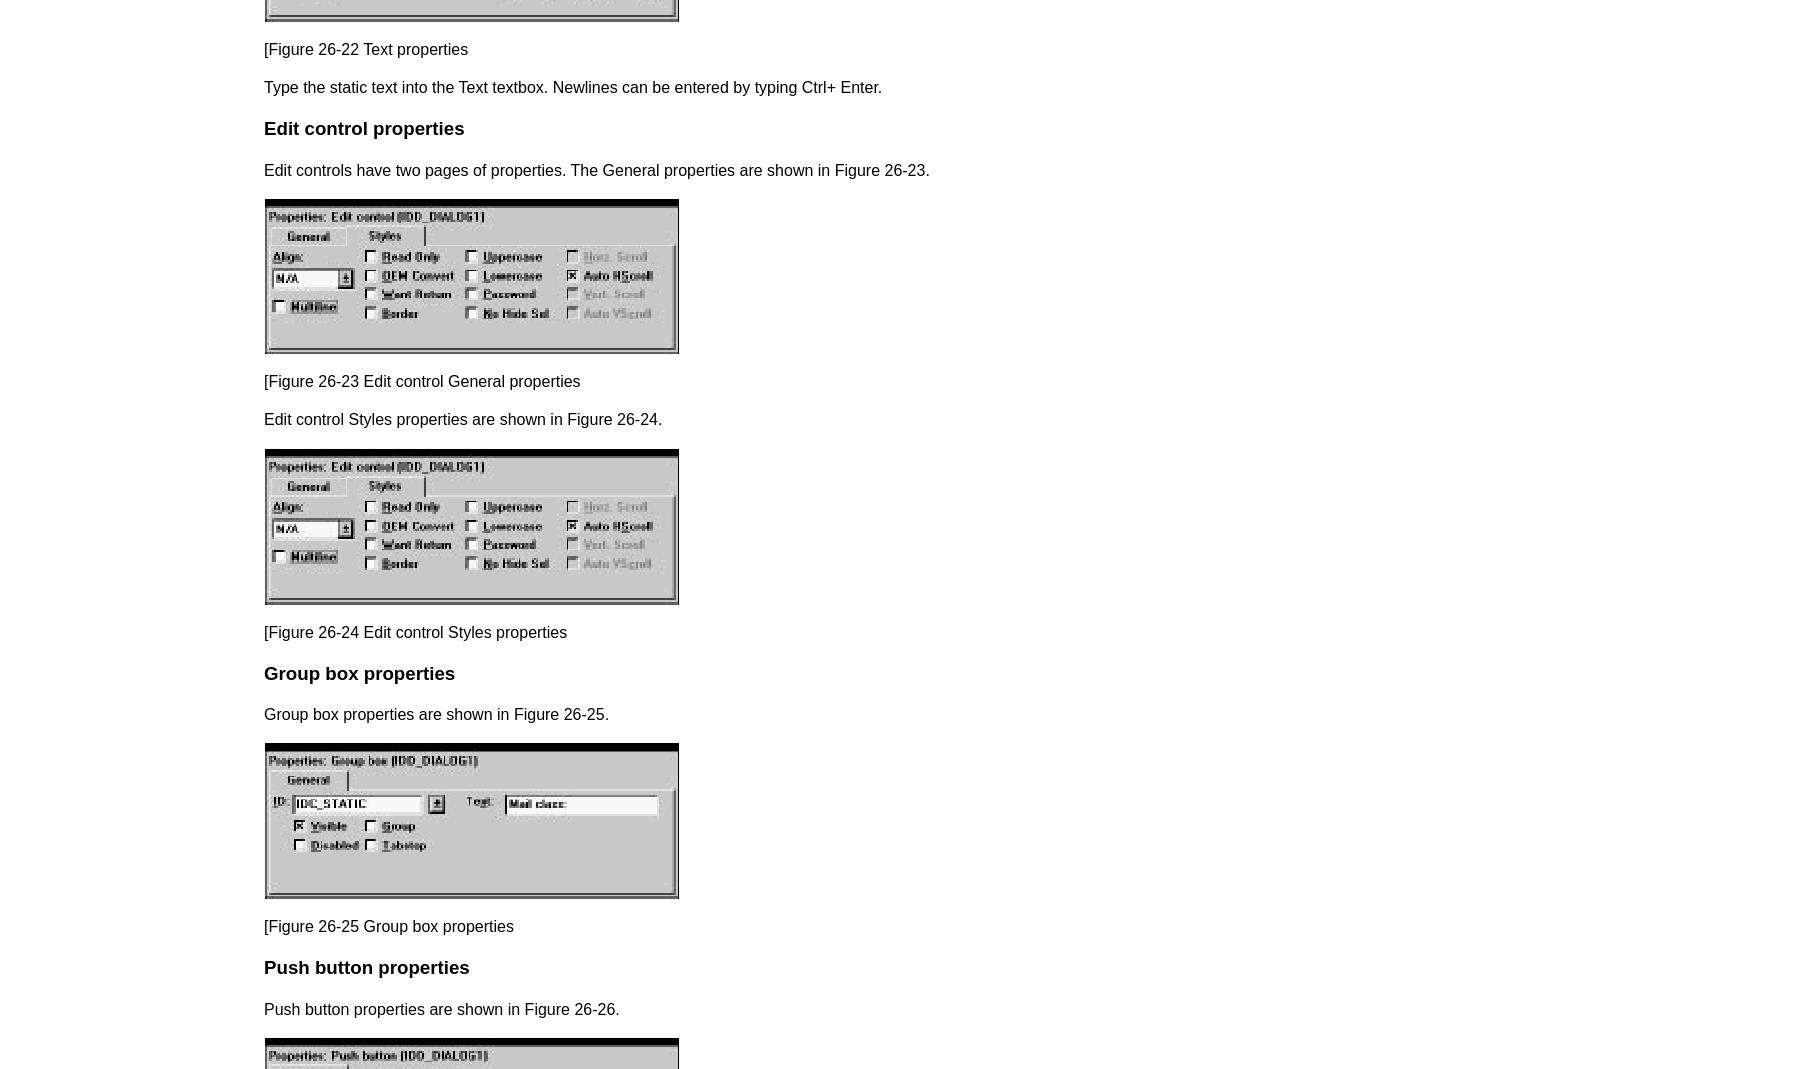  Describe the element at coordinates (572, 86) in the screenshot. I see `'Type the static text into the Text textbox. Newlines can be entered 
by typing Ctrl+ Enter.'` at that location.